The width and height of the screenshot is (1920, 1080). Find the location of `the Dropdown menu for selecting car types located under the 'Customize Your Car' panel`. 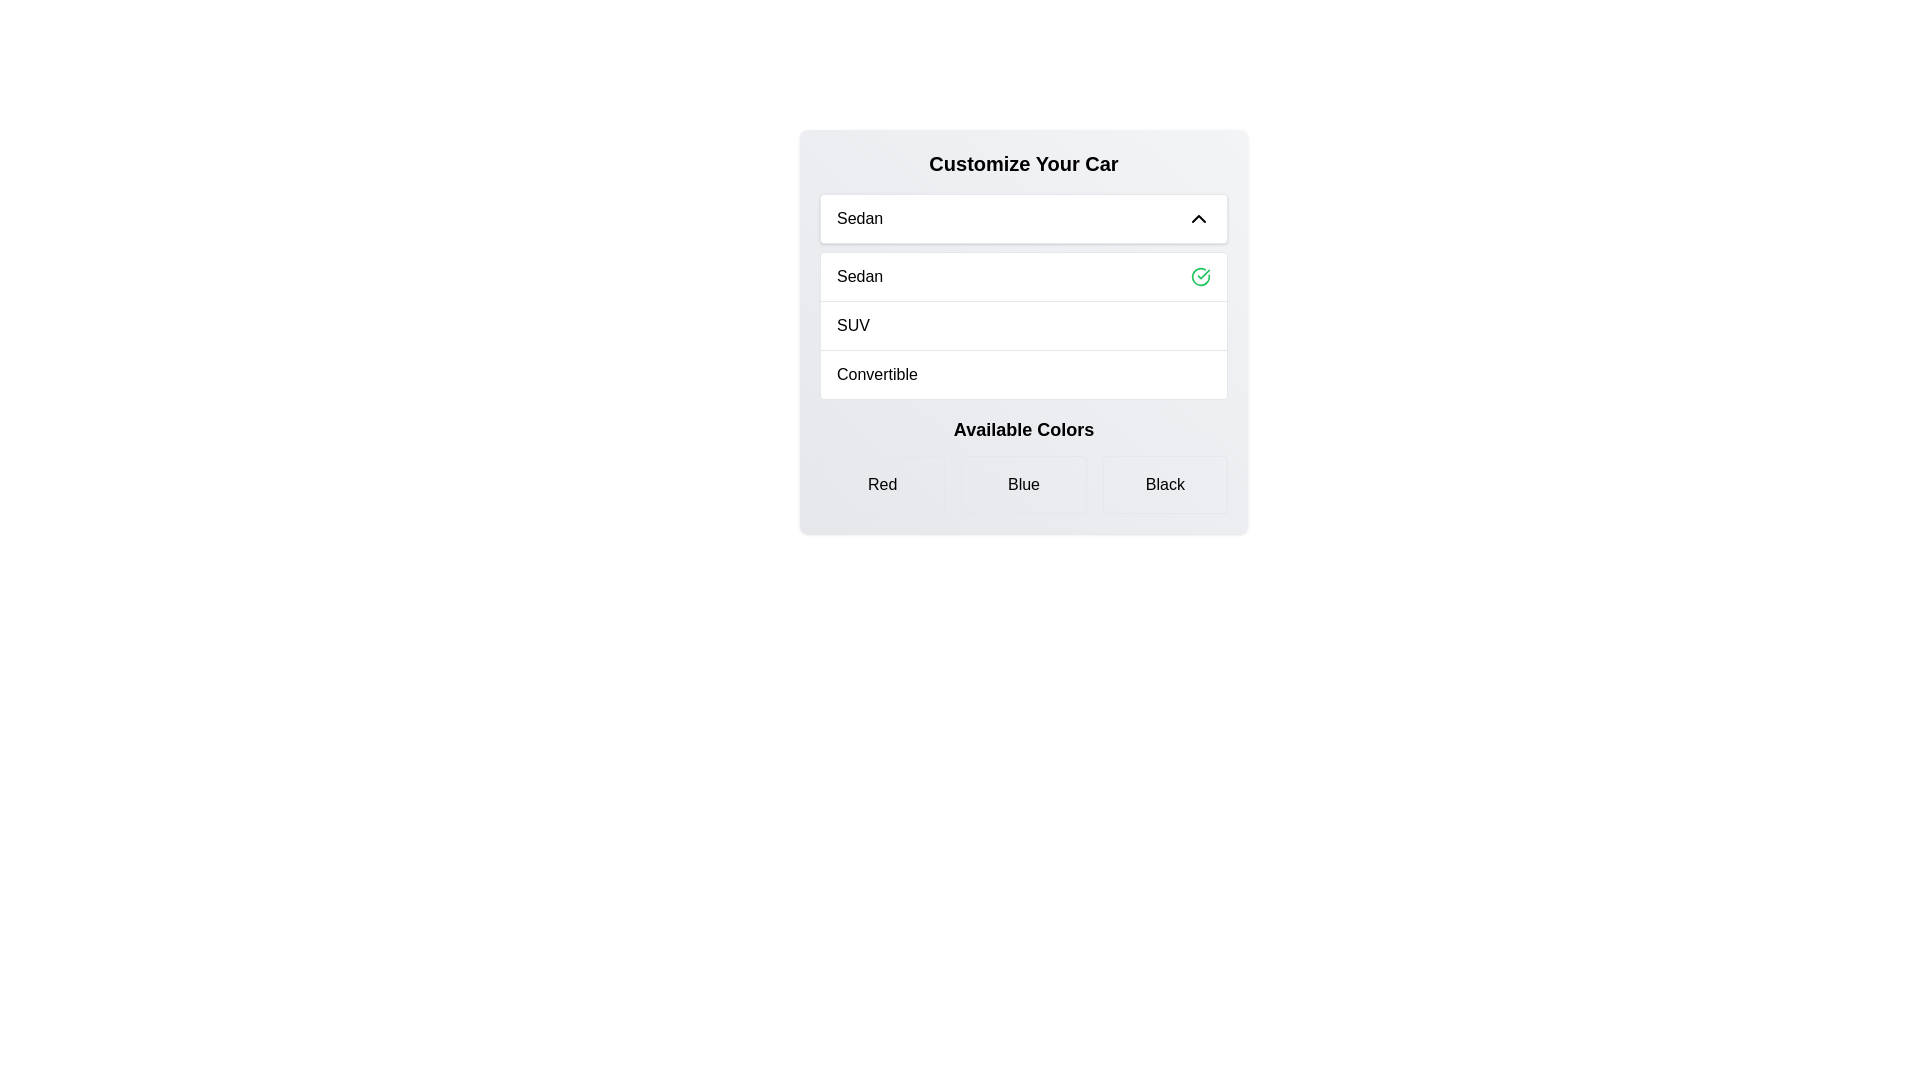

the Dropdown menu for selecting car types located under the 'Customize Your Car' panel is located at coordinates (1023, 219).